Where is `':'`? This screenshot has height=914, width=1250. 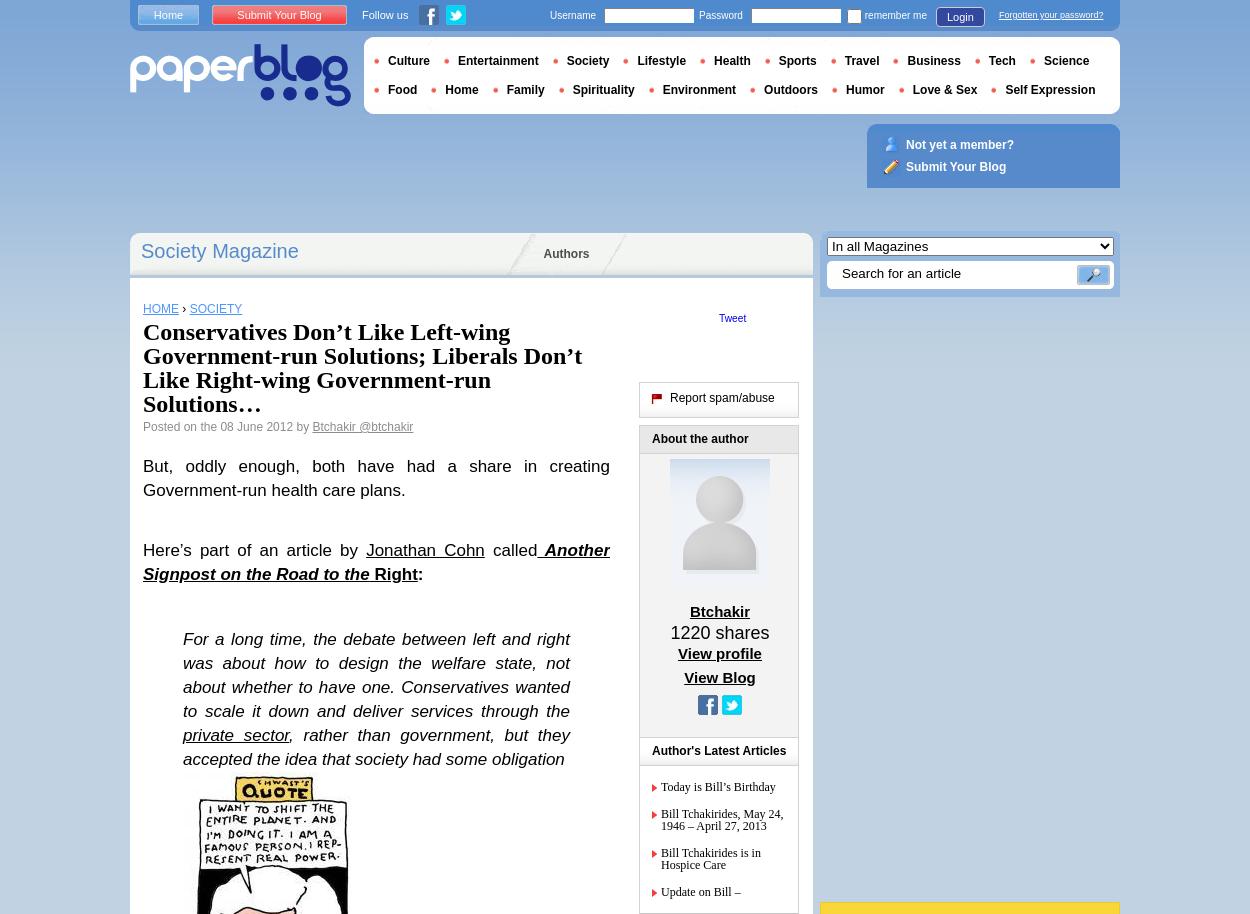 ':' is located at coordinates (417, 574).